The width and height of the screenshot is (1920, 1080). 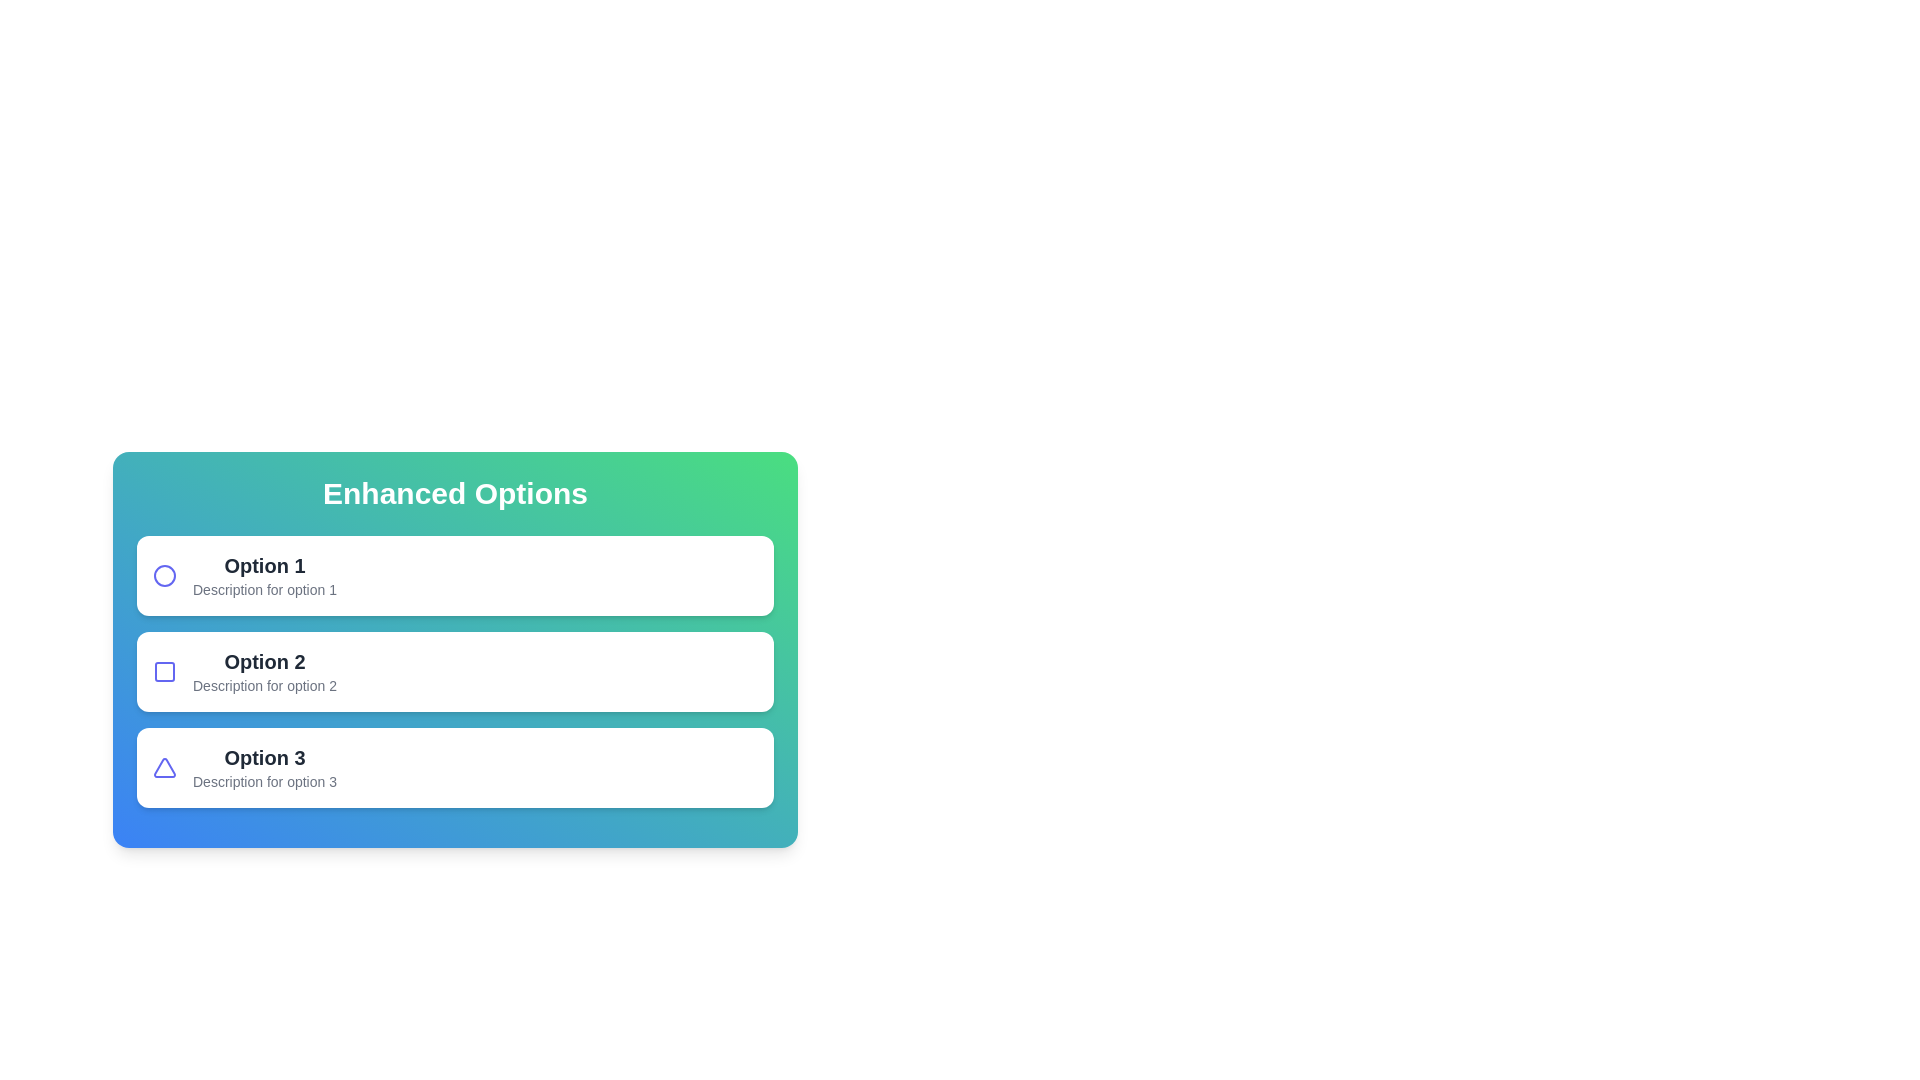 I want to click on the text label displaying 'Description for option 3', which is styled in muted grey and positioned below the heading 'Option 3', so click(x=263, y=781).